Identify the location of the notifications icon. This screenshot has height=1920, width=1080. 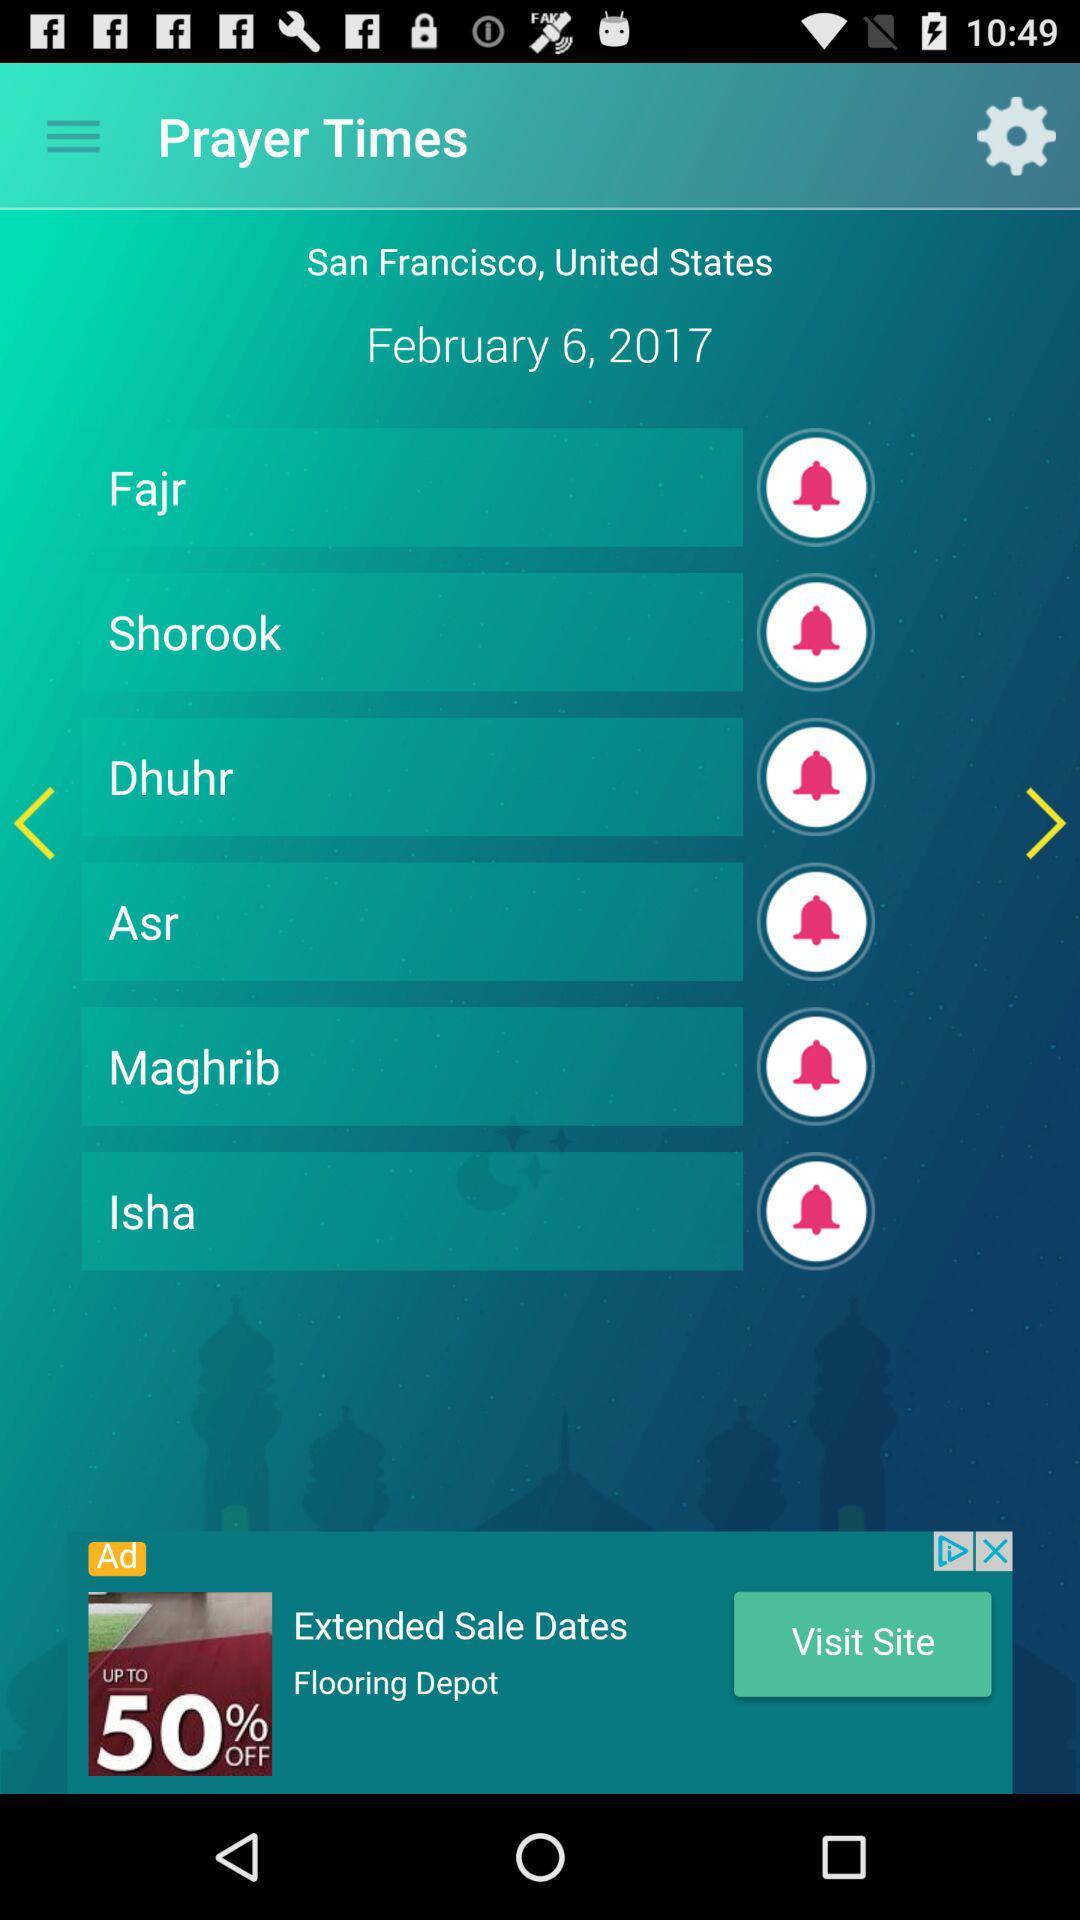
(816, 521).